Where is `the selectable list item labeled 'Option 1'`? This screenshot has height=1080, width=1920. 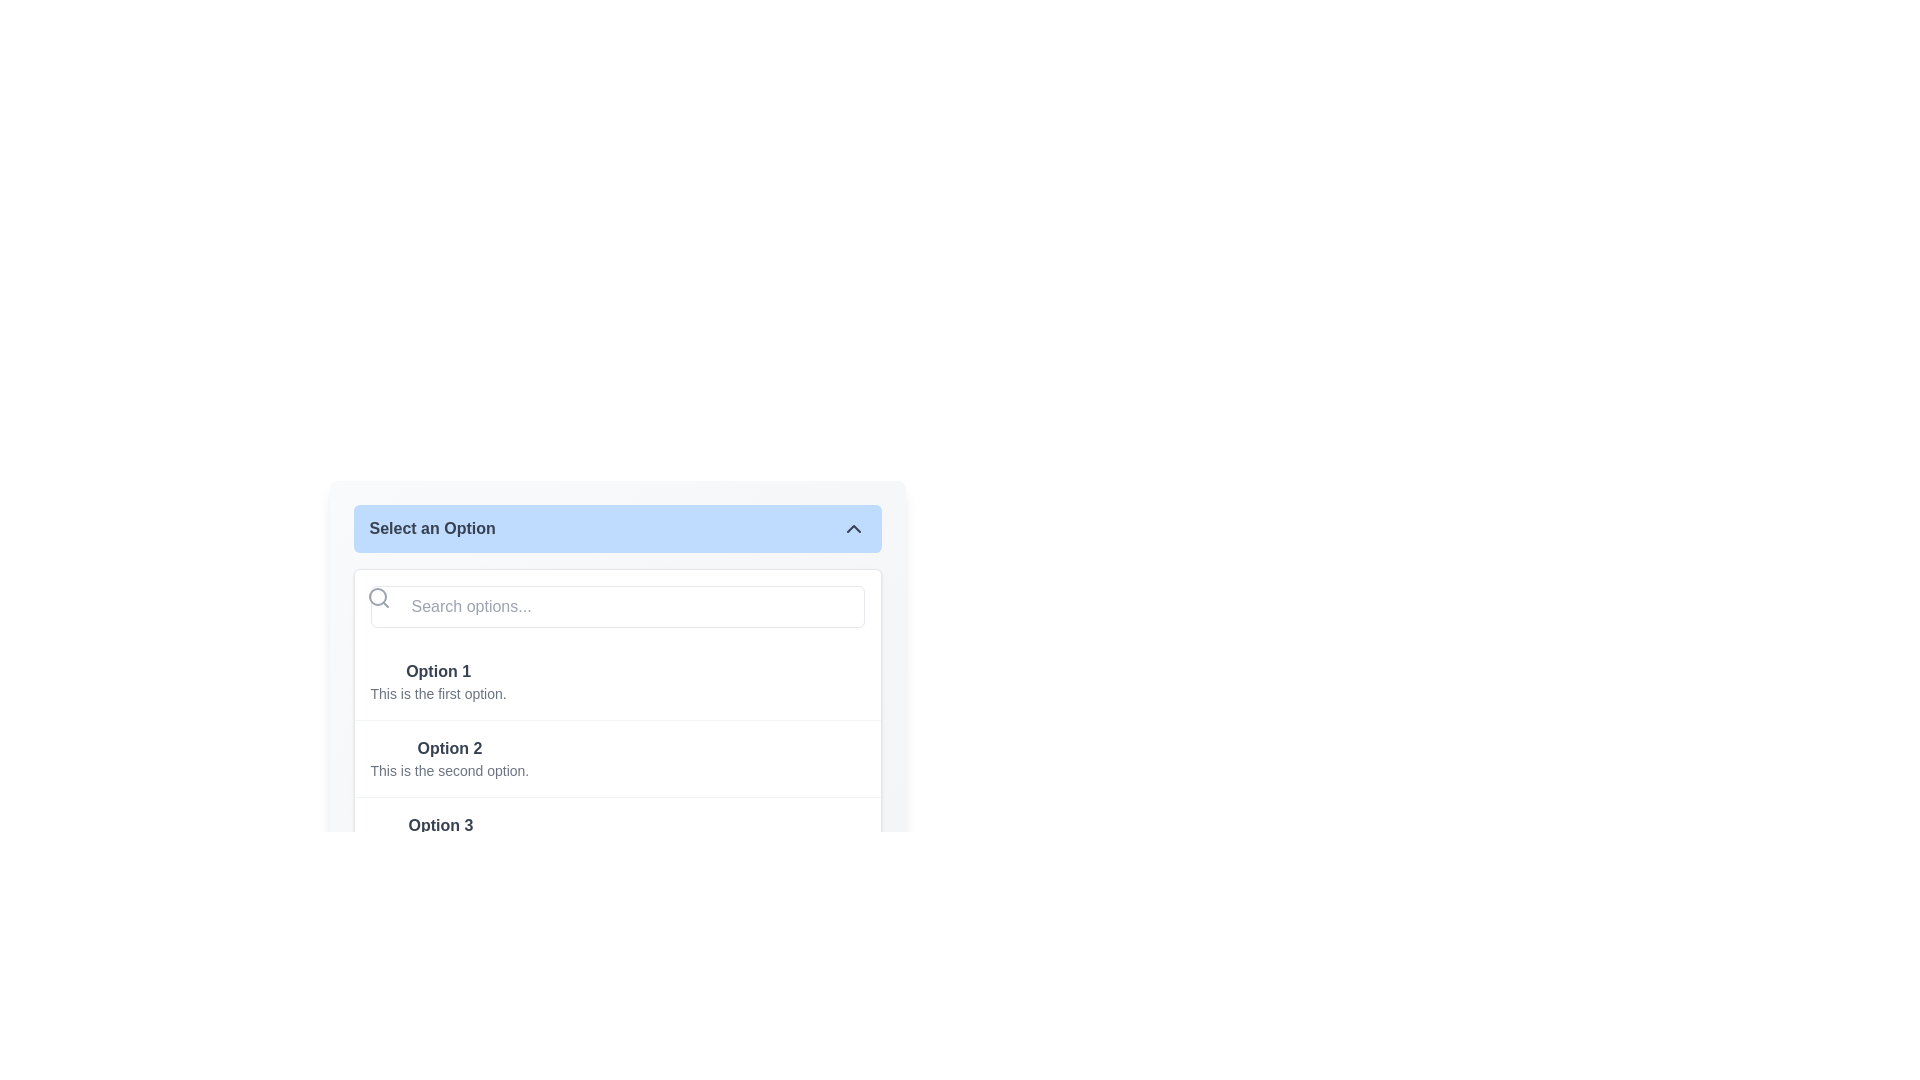 the selectable list item labeled 'Option 1' is located at coordinates (616, 681).